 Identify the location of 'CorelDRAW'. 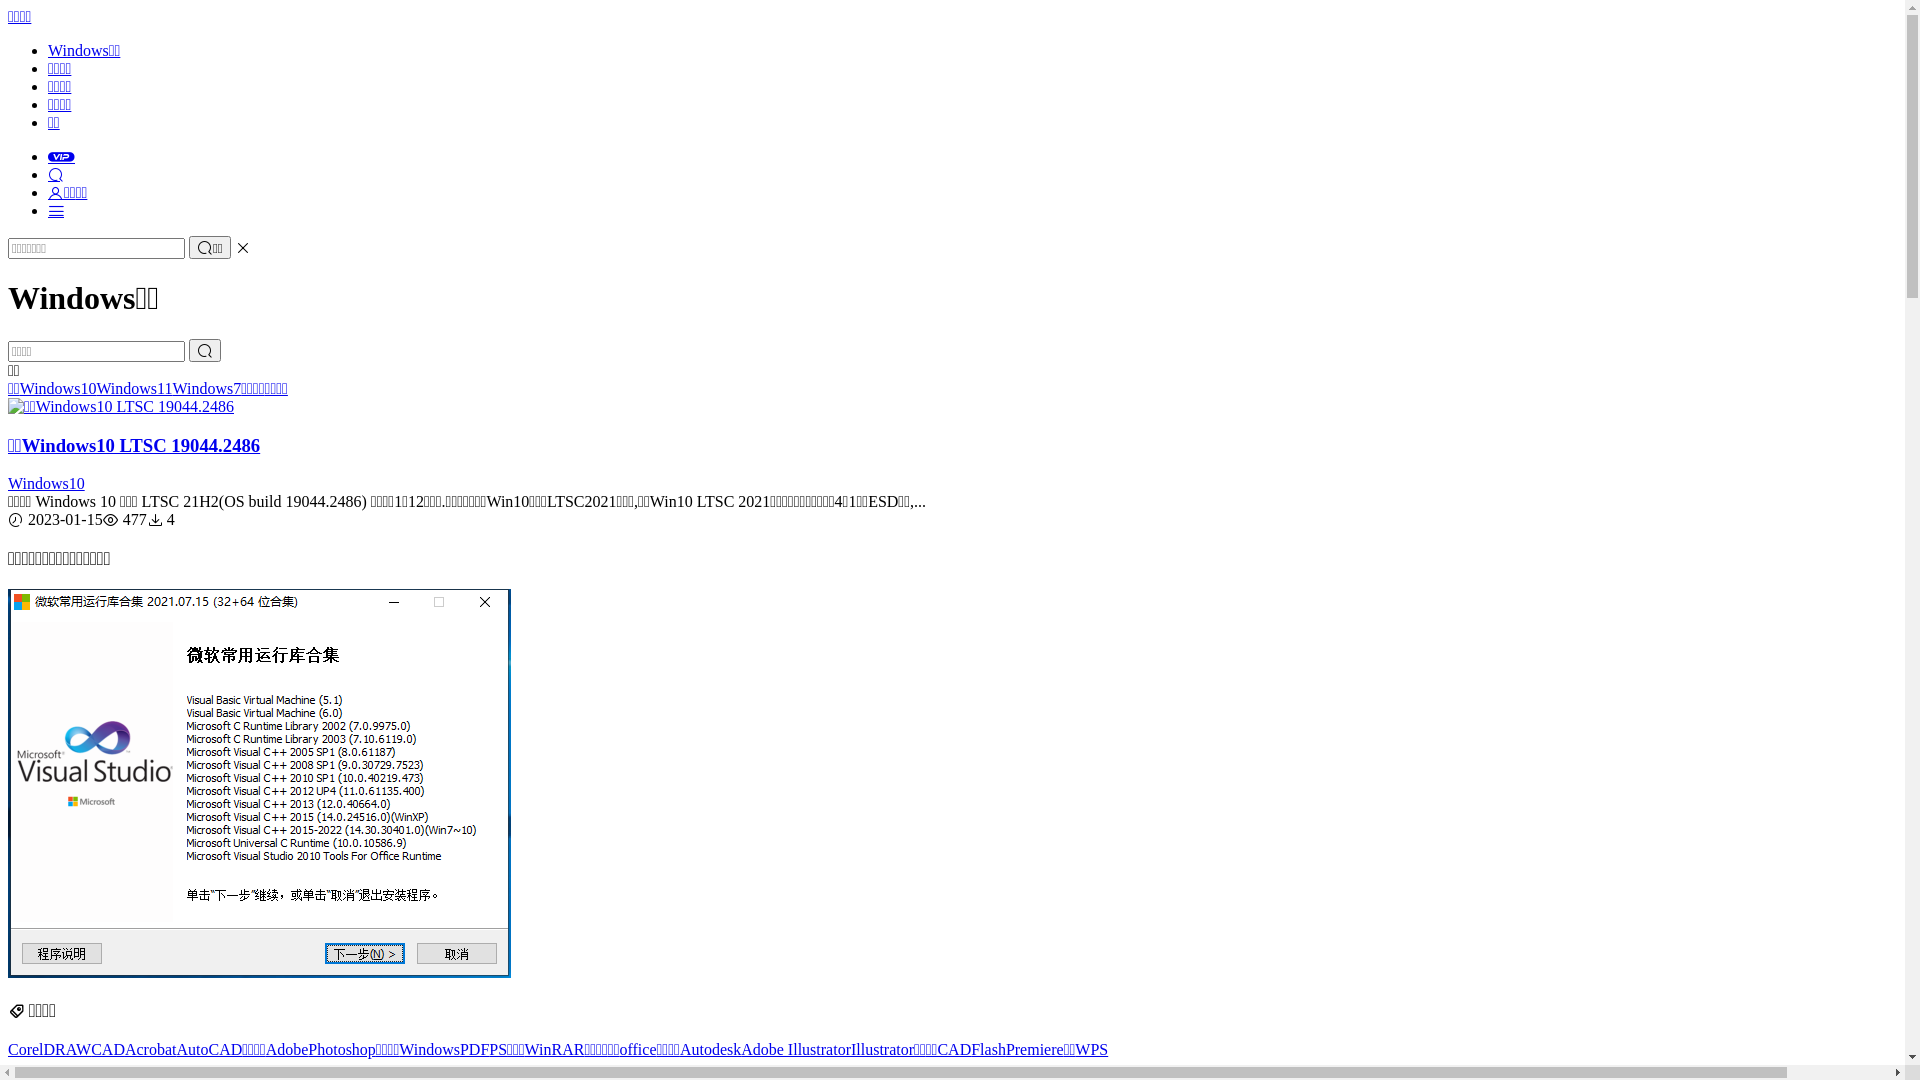
(8, 1048).